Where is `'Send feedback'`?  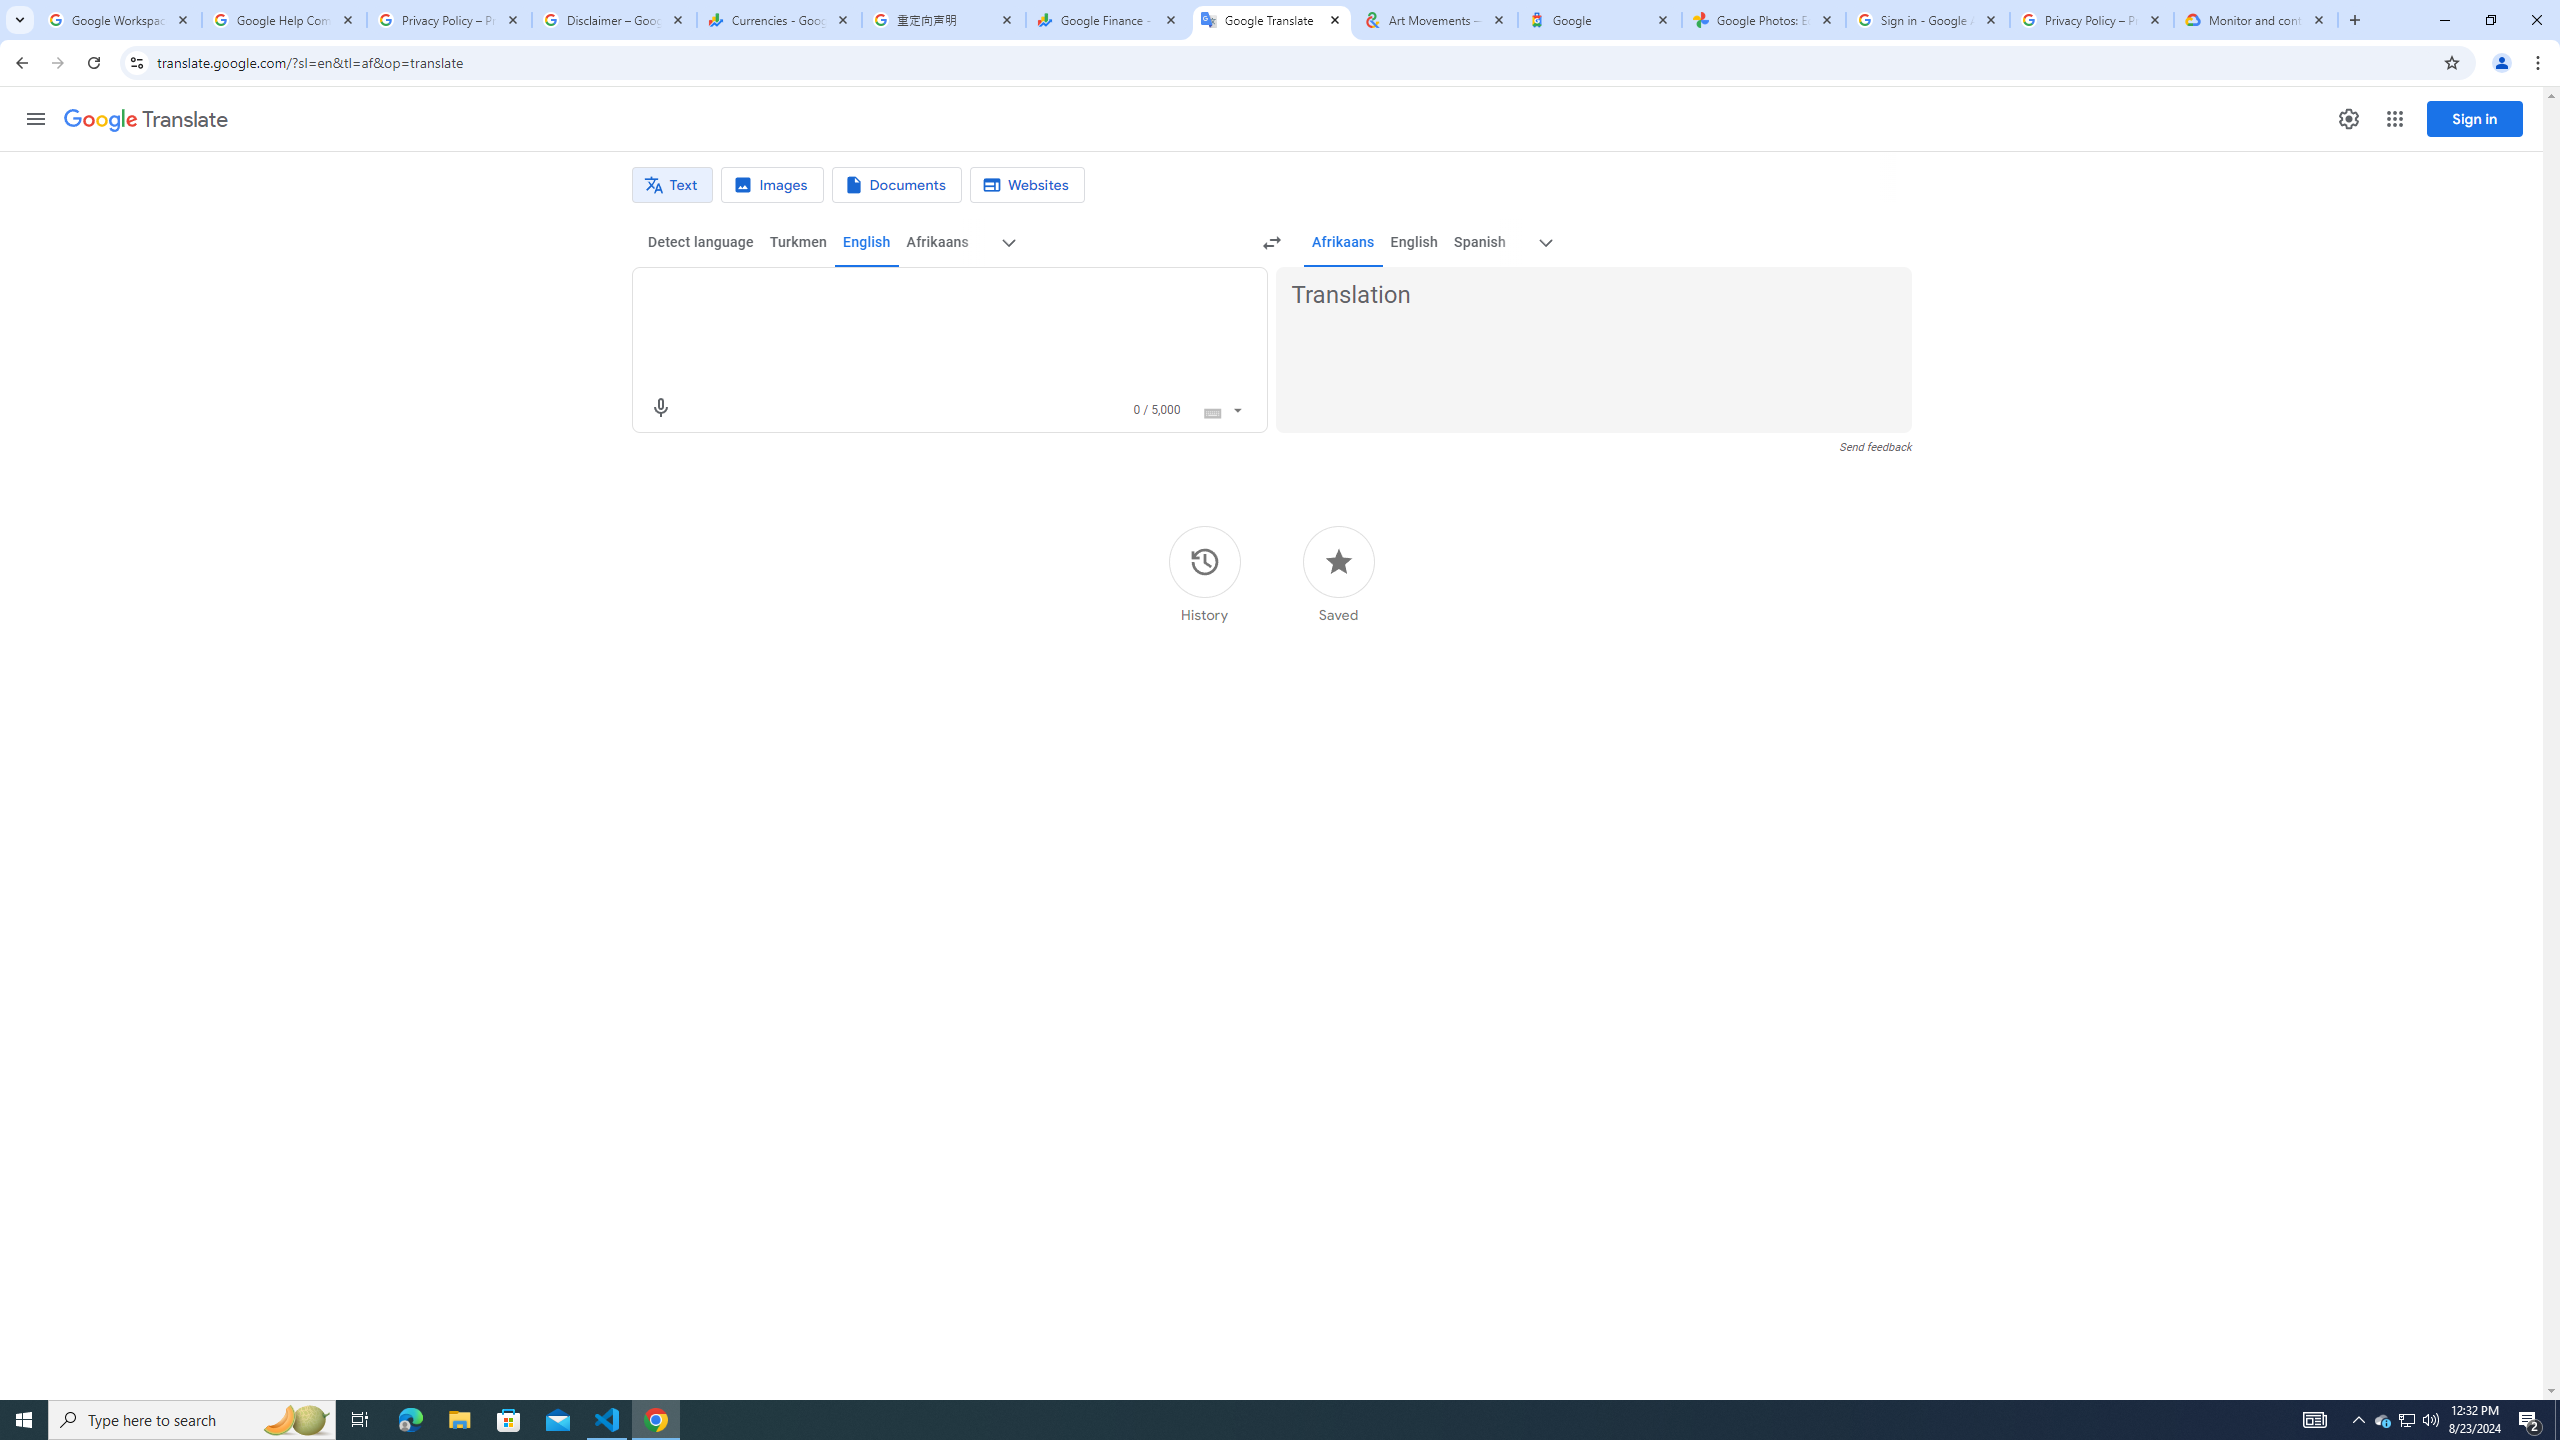 'Send feedback' is located at coordinates (1875, 447).